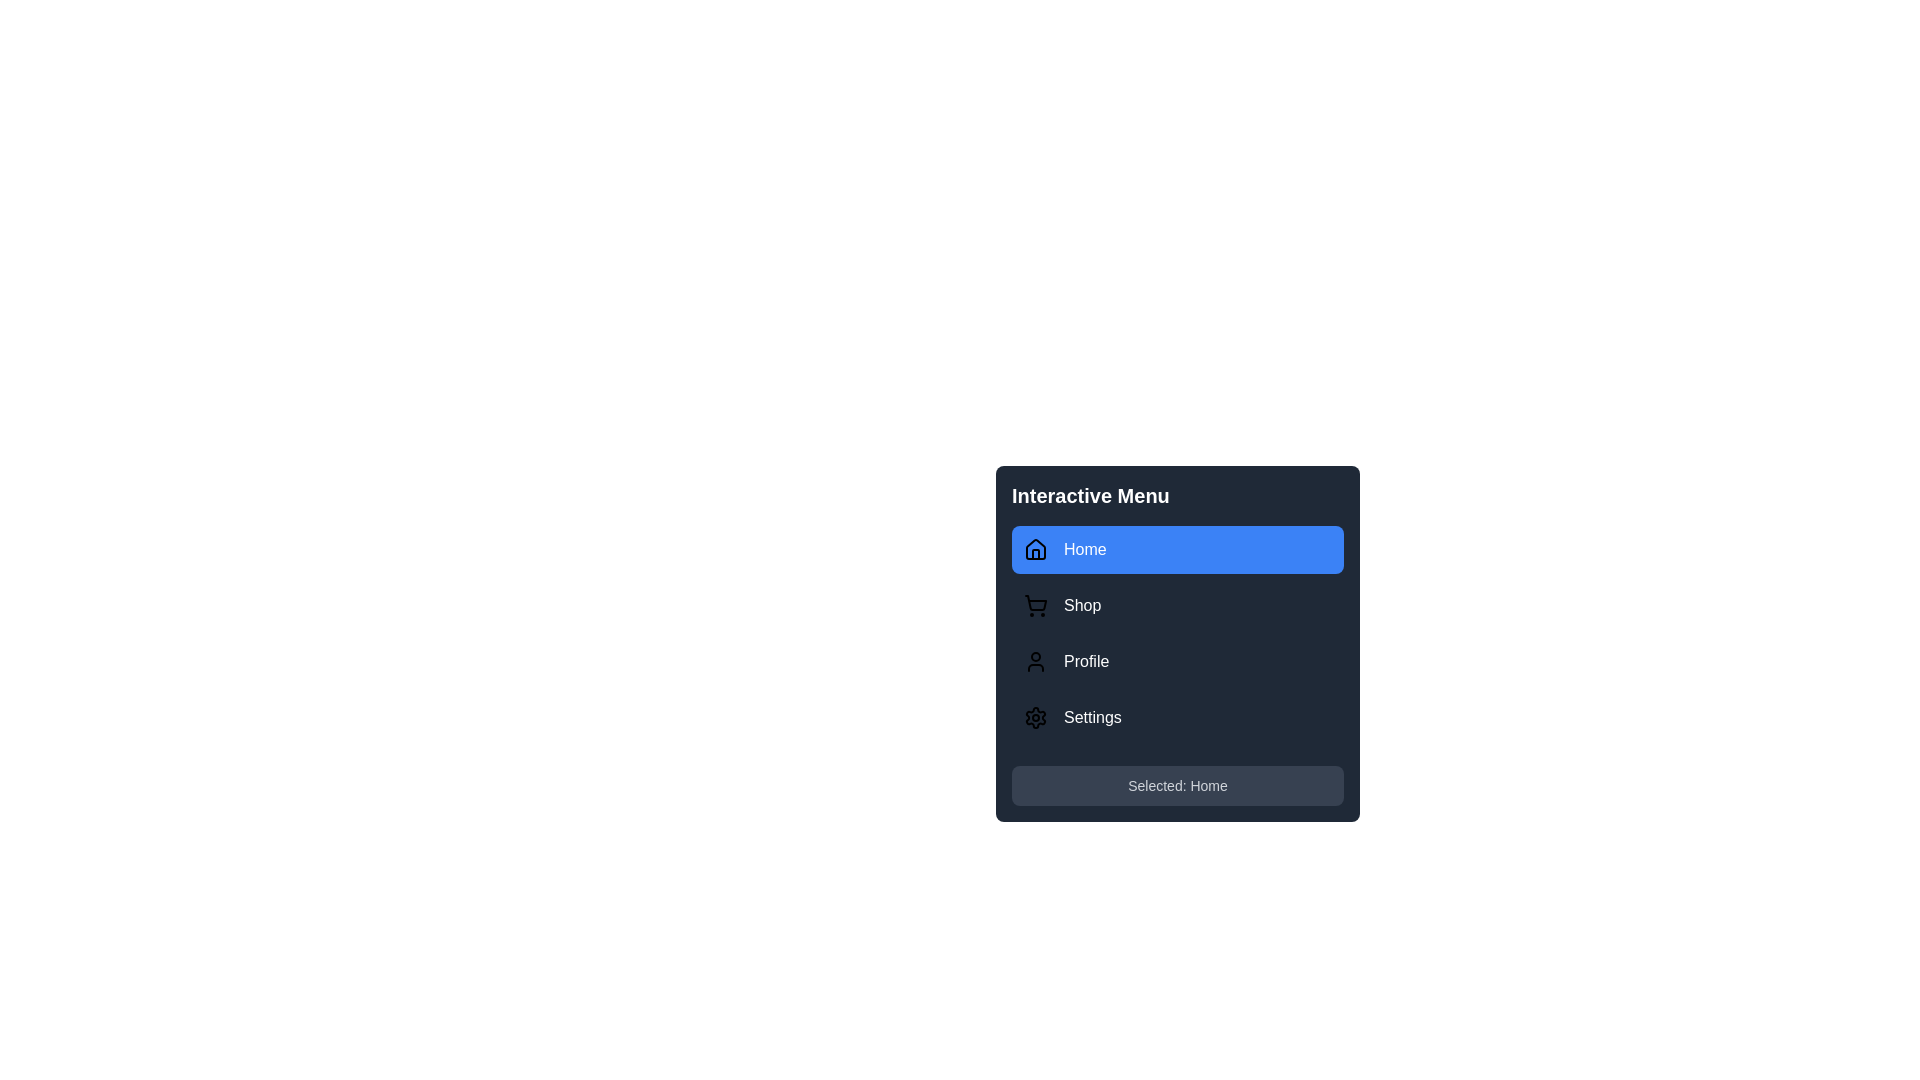  Describe the element at coordinates (1036, 662) in the screenshot. I see `the 'Profile' menu icon which visually indicates access to profile settings or information` at that location.